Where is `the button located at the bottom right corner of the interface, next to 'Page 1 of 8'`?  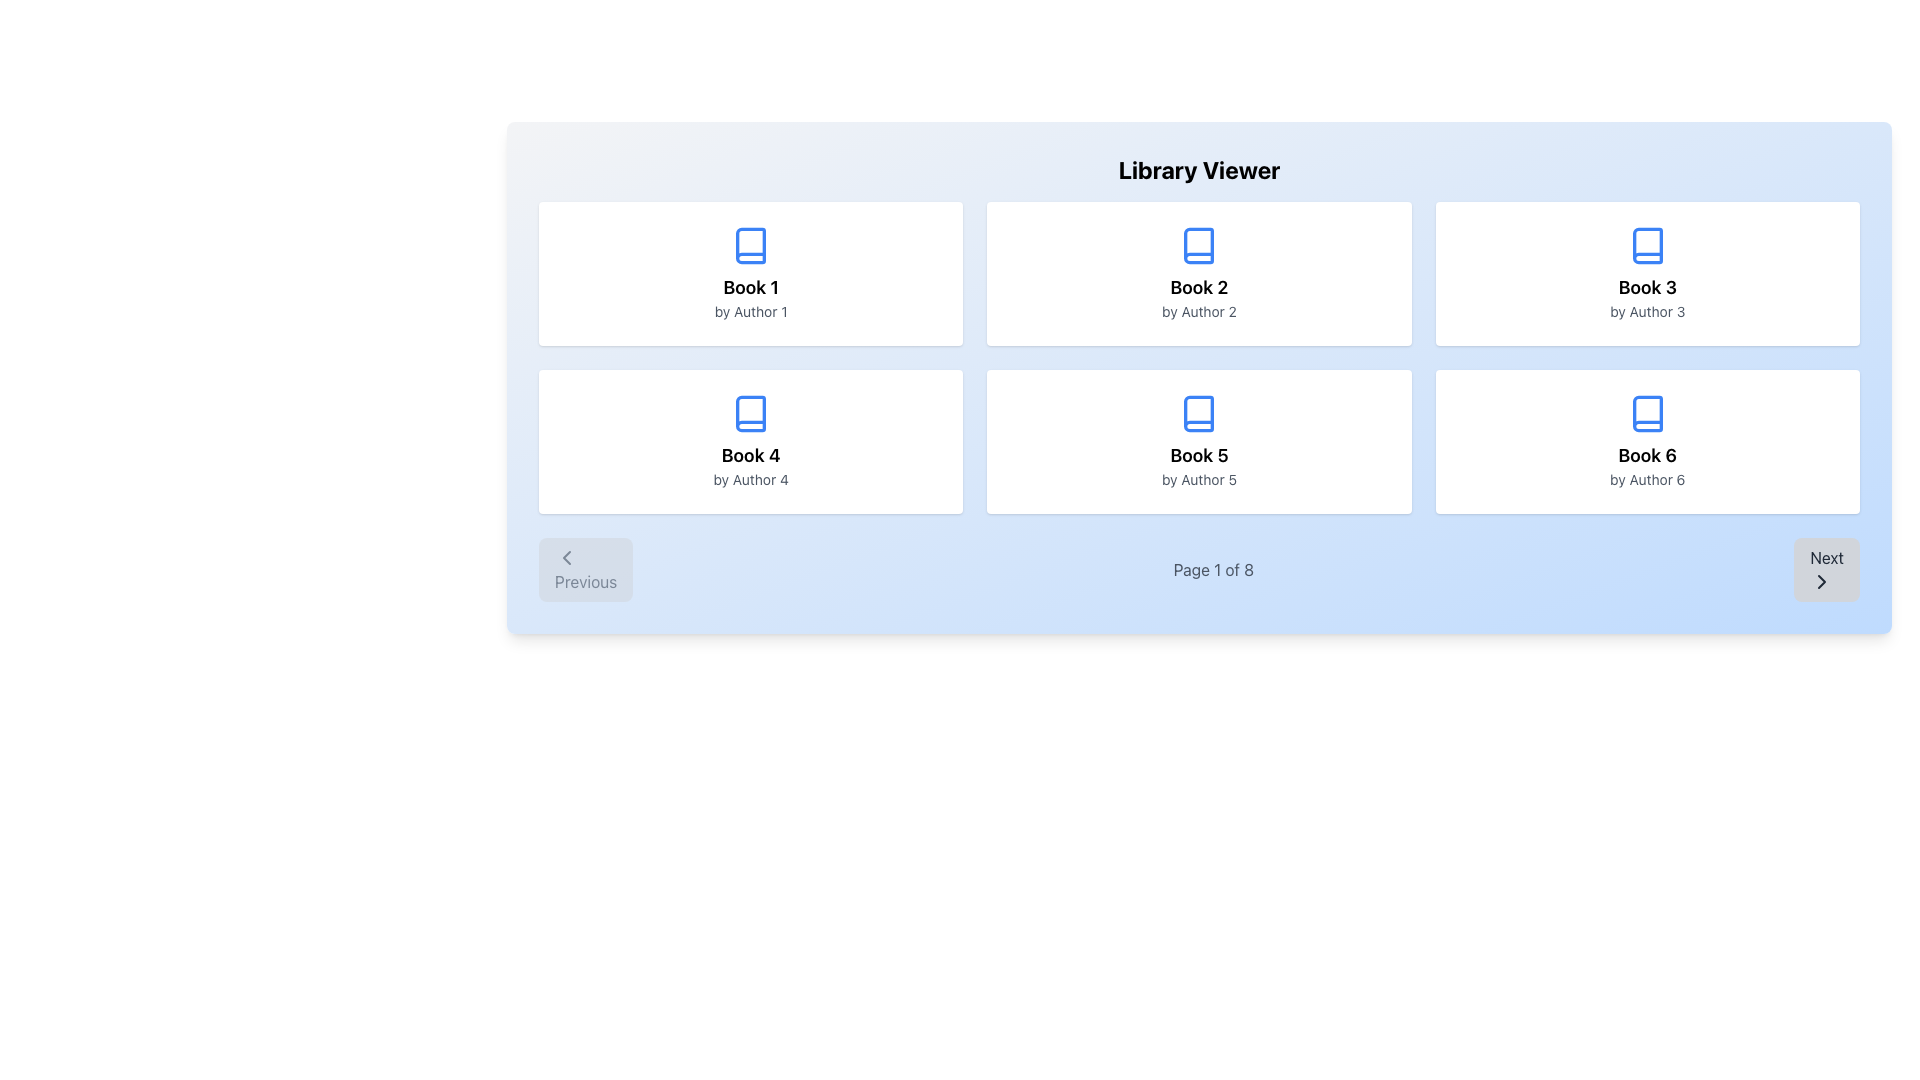 the button located at the bottom right corner of the interface, next to 'Page 1 of 8' is located at coordinates (1827, 570).